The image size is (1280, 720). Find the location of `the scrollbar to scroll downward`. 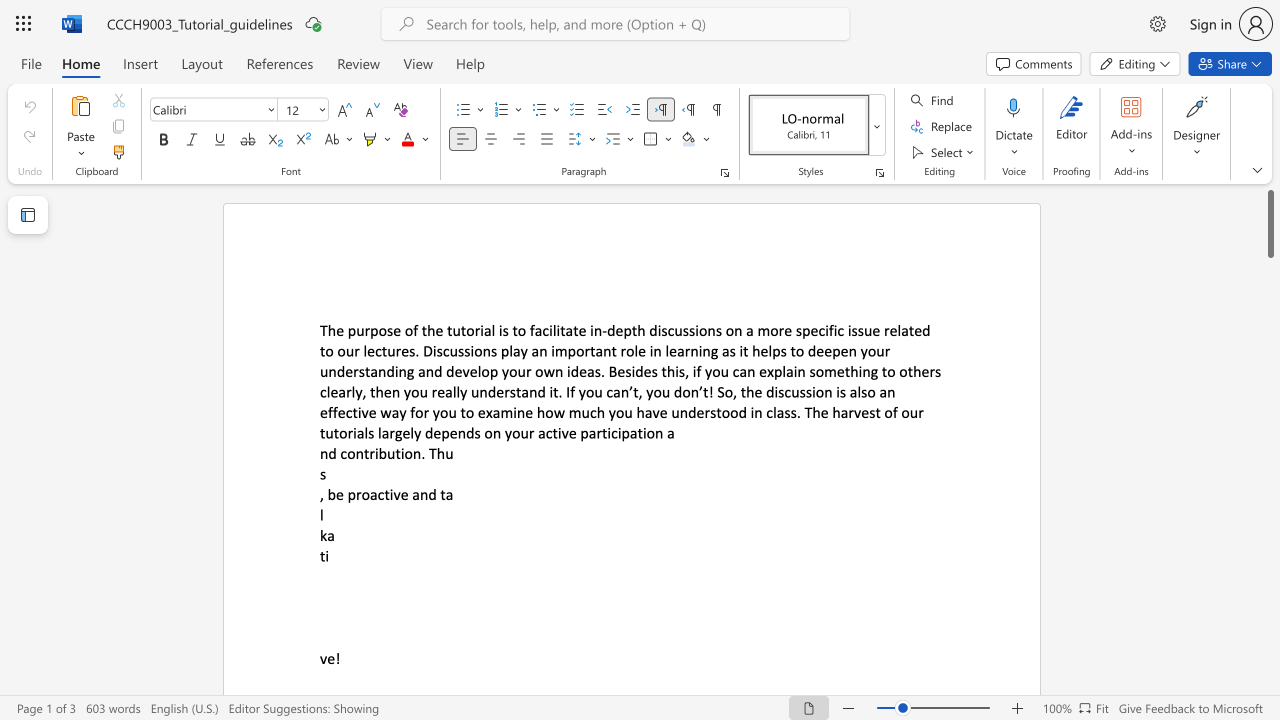

the scrollbar to scroll downward is located at coordinates (1269, 380).